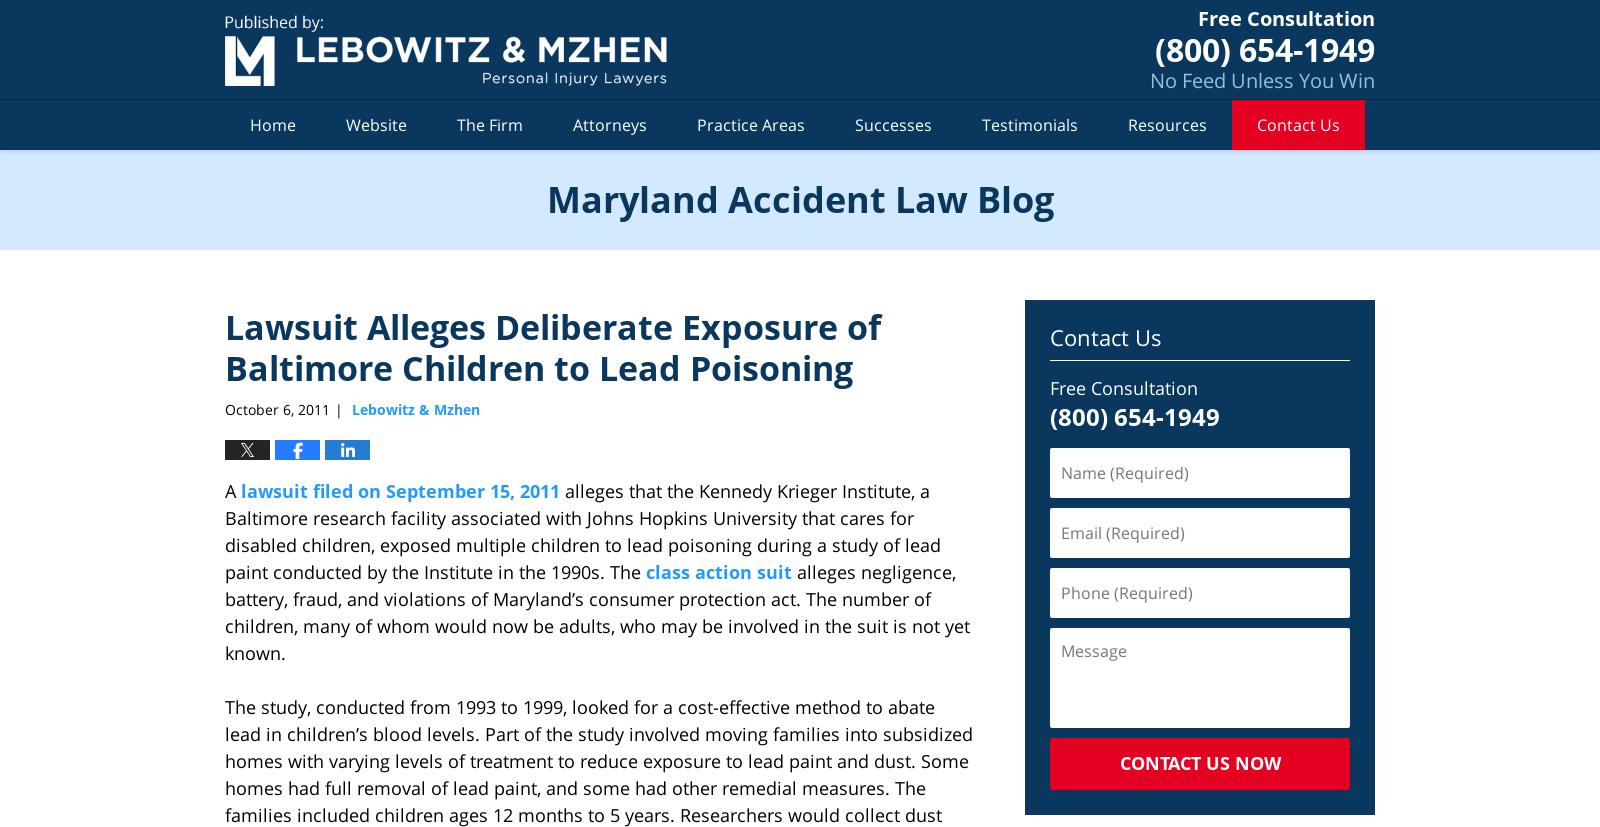 This screenshot has width=1600, height=827. Describe the element at coordinates (551, 346) in the screenshot. I see `'Lawsuit Alleges Deliberate Exposure of Baltimore Children to Lead Poisoning'` at that location.